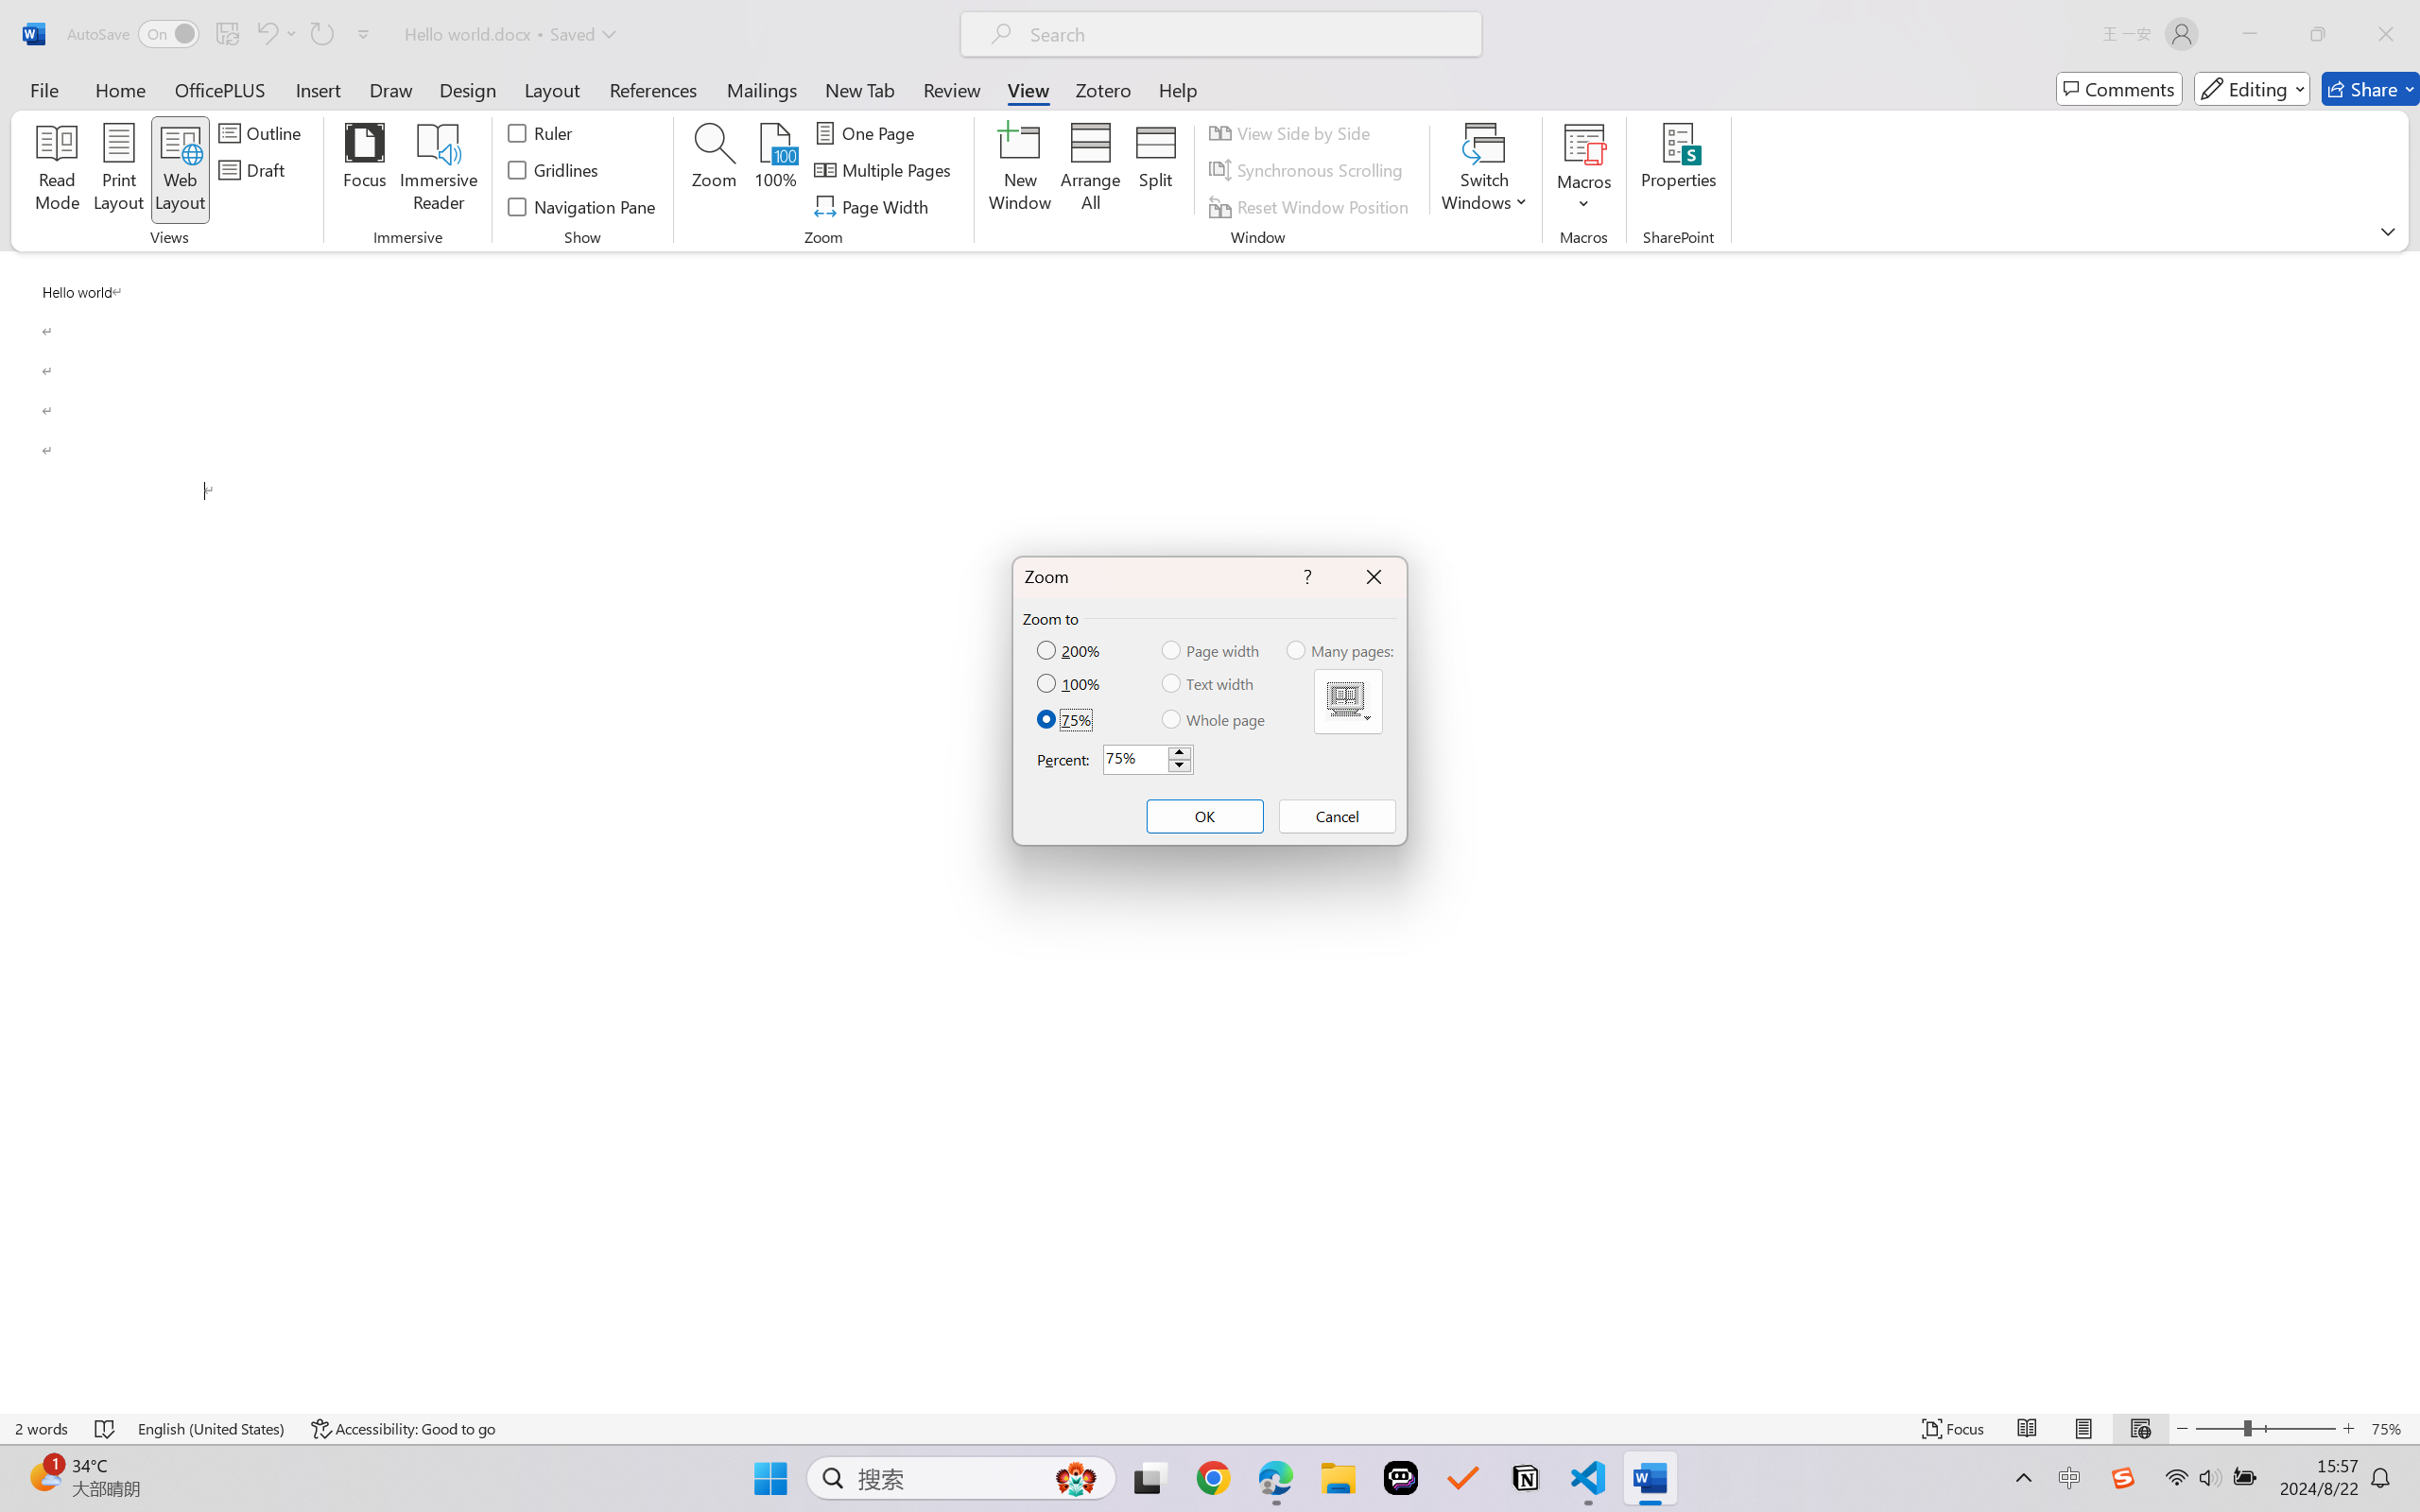  What do you see at coordinates (1028, 88) in the screenshot?
I see `'View'` at bounding box center [1028, 88].